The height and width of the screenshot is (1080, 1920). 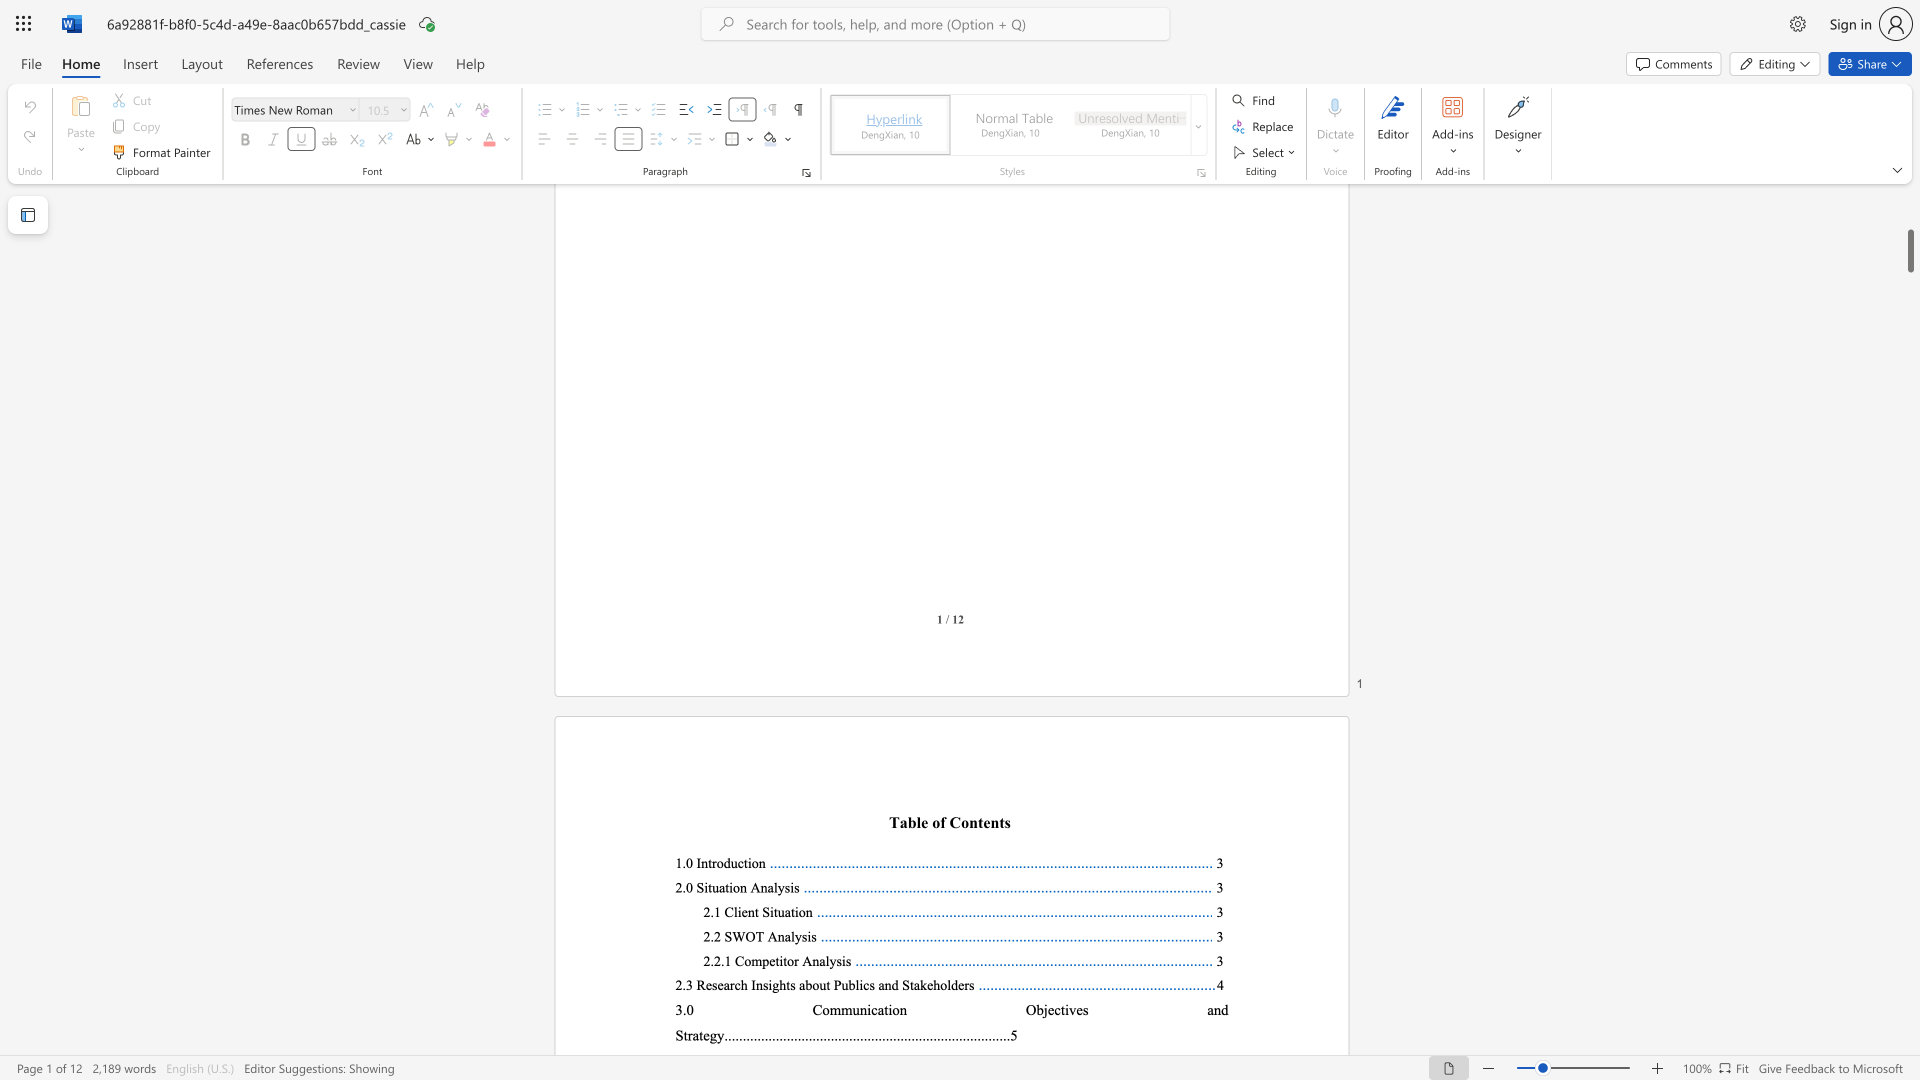 What do you see at coordinates (727, 960) in the screenshot?
I see `the 1th character "1" in the text` at bounding box center [727, 960].